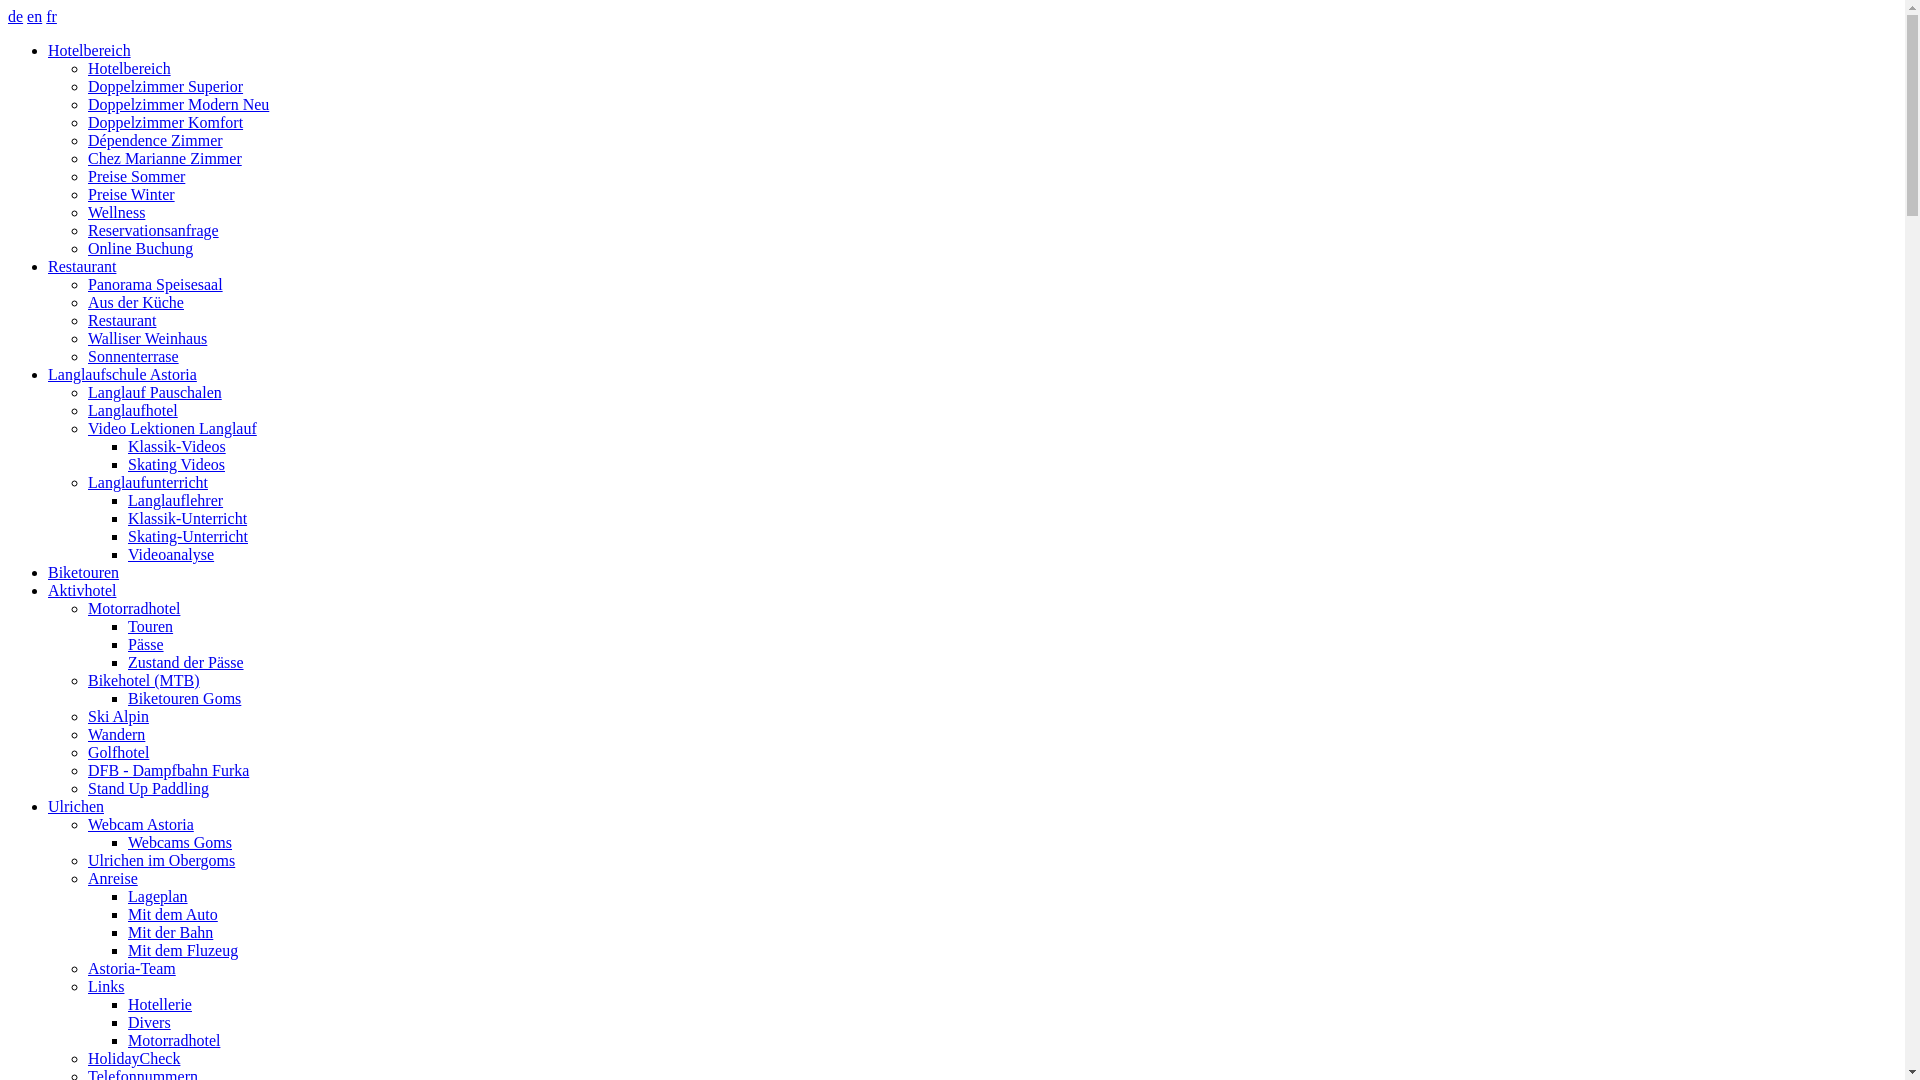 The image size is (1920, 1080). Describe the element at coordinates (86, 355) in the screenshot. I see `'Sonnenterrase'` at that location.